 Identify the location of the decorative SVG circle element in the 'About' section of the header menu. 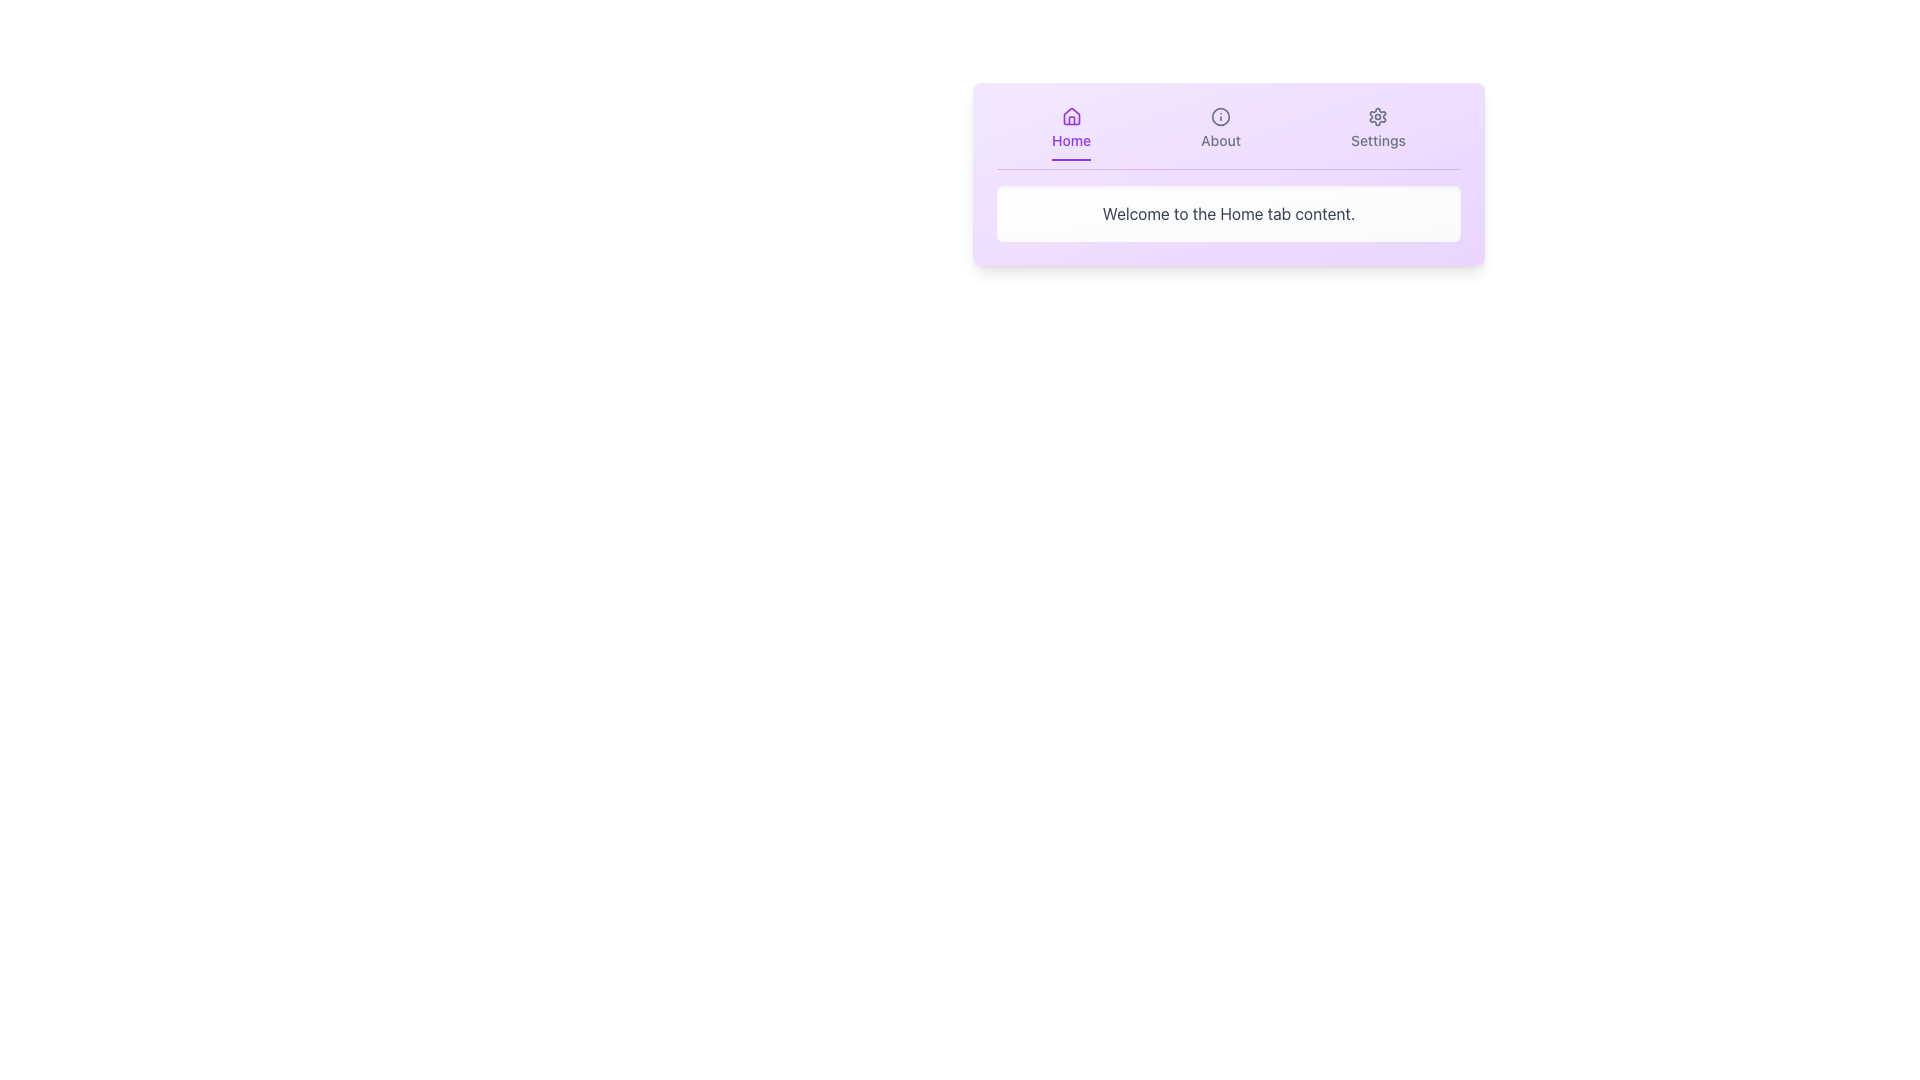
(1219, 116).